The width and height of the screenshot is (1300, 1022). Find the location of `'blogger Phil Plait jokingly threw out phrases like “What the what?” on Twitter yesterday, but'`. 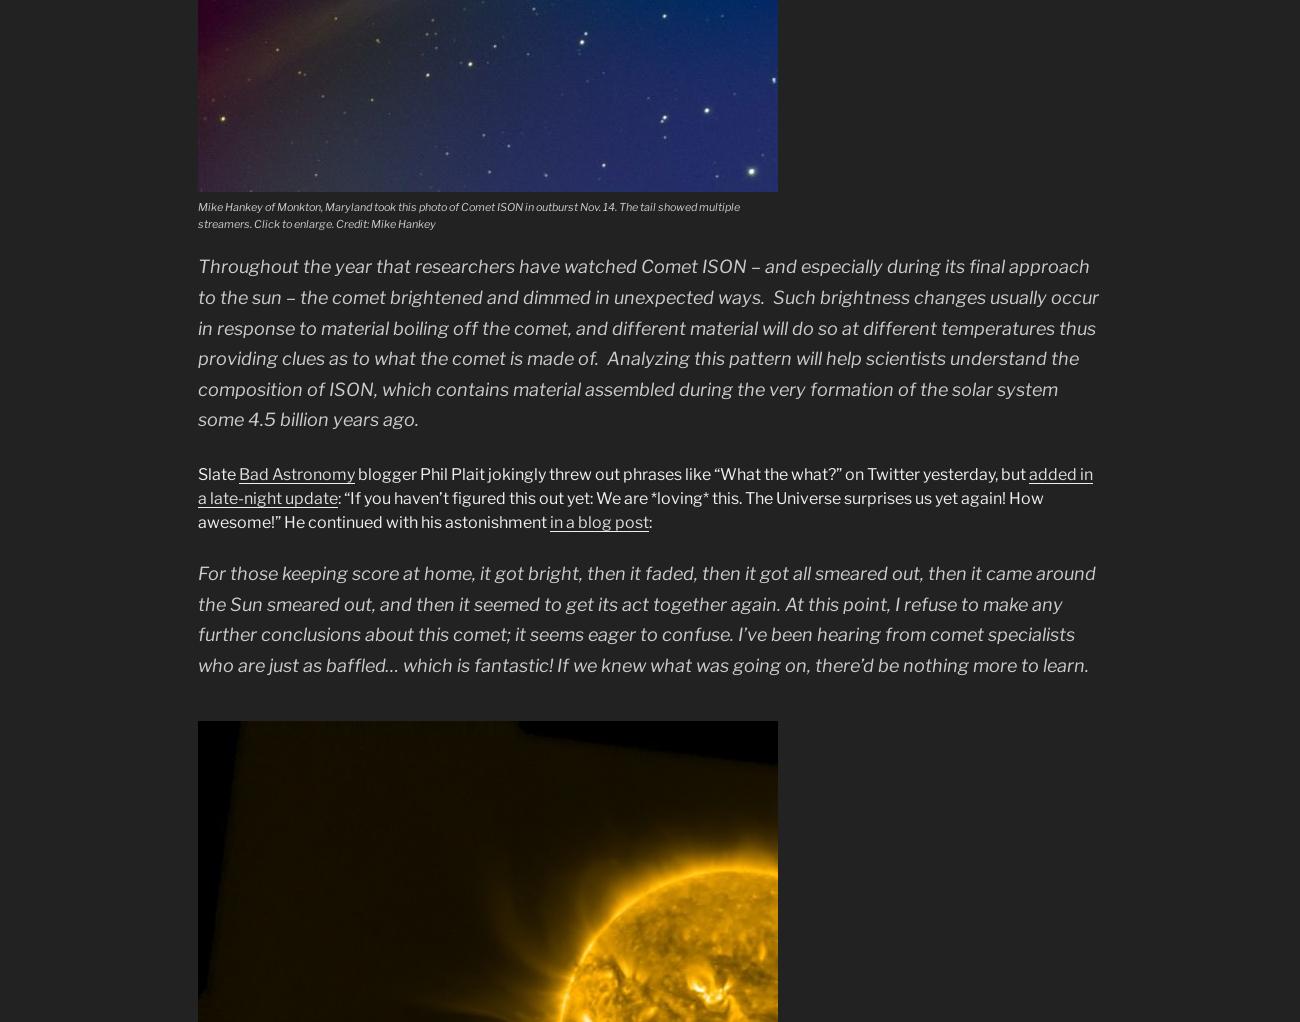

'blogger Phil Plait jokingly threw out phrases like “What the what?” on Twitter yesterday, but' is located at coordinates (690, 472).